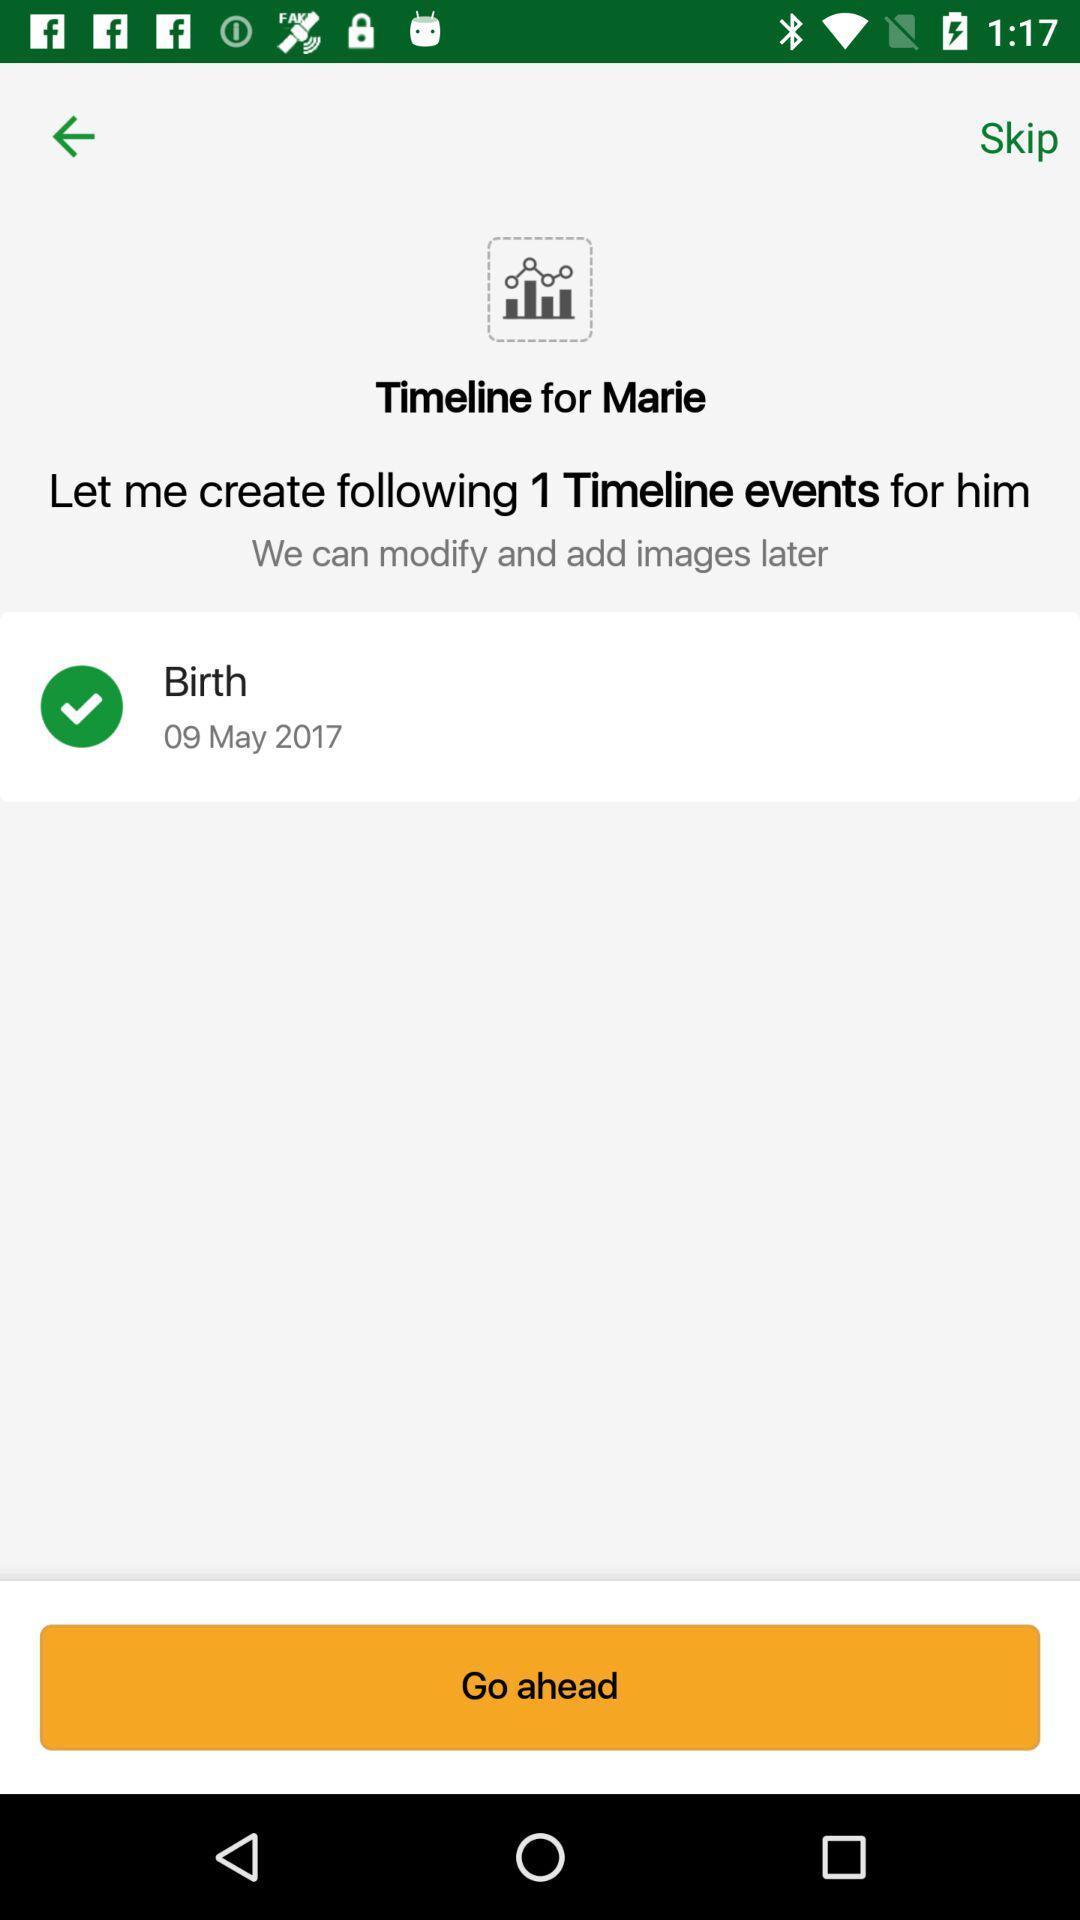 The image size is (1080, 1920). I want to click on go back, so click(72, 135).